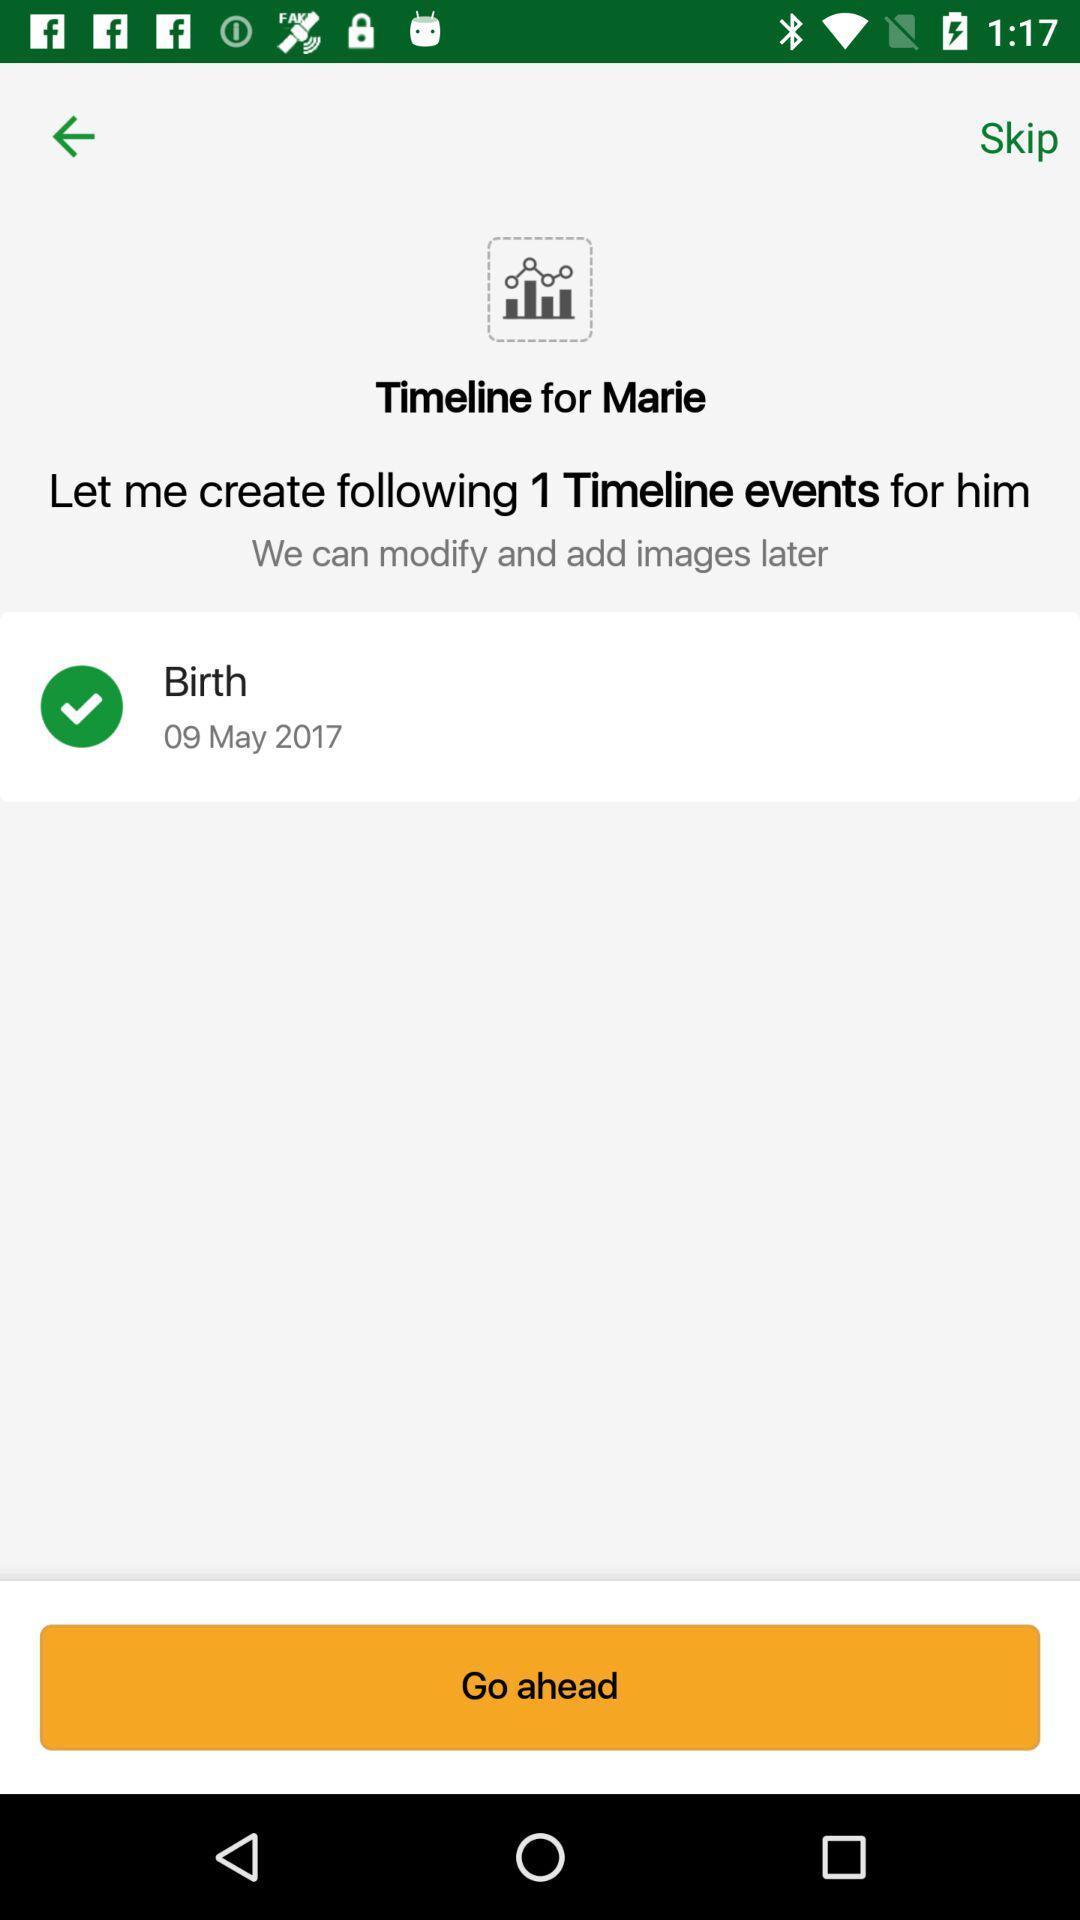 The image size is (1080, 1920). I want to click on go back, so click(72, 135).